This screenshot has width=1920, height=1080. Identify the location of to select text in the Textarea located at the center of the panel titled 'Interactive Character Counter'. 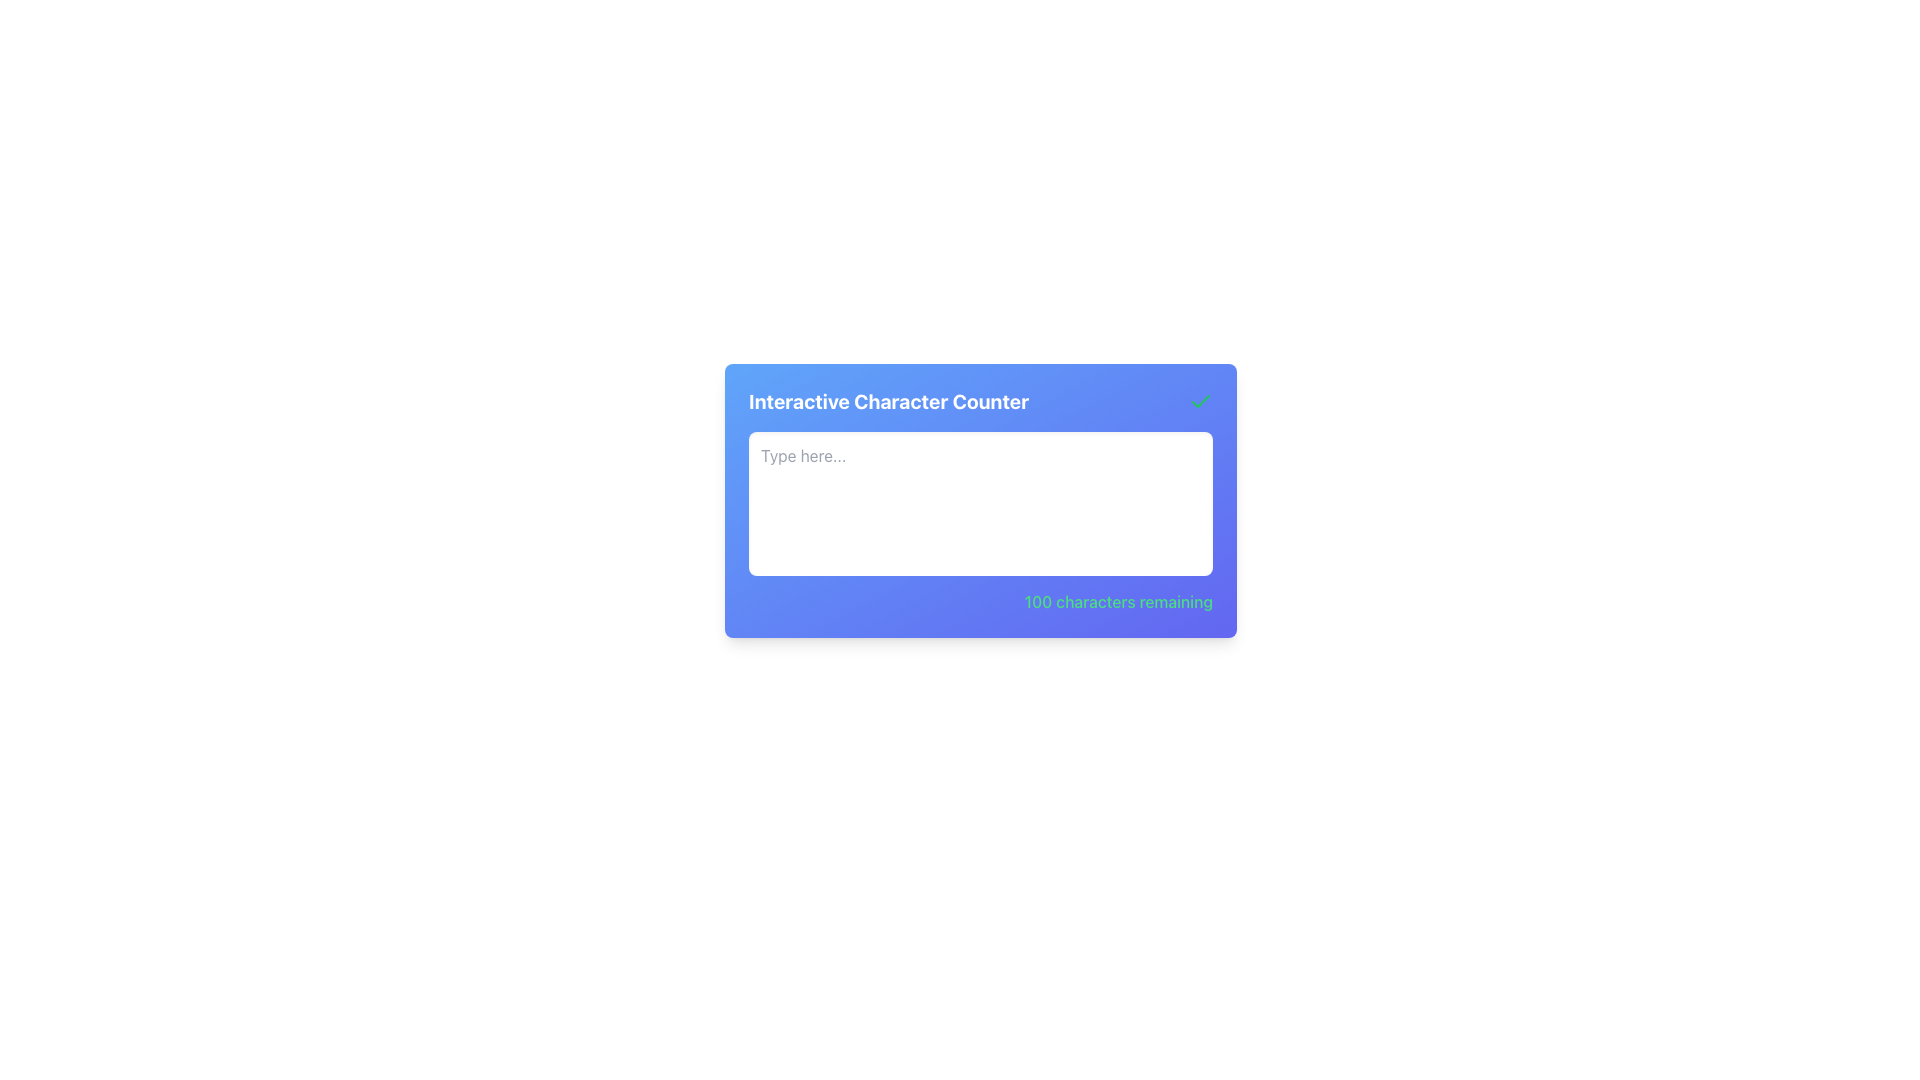
(980, 503).